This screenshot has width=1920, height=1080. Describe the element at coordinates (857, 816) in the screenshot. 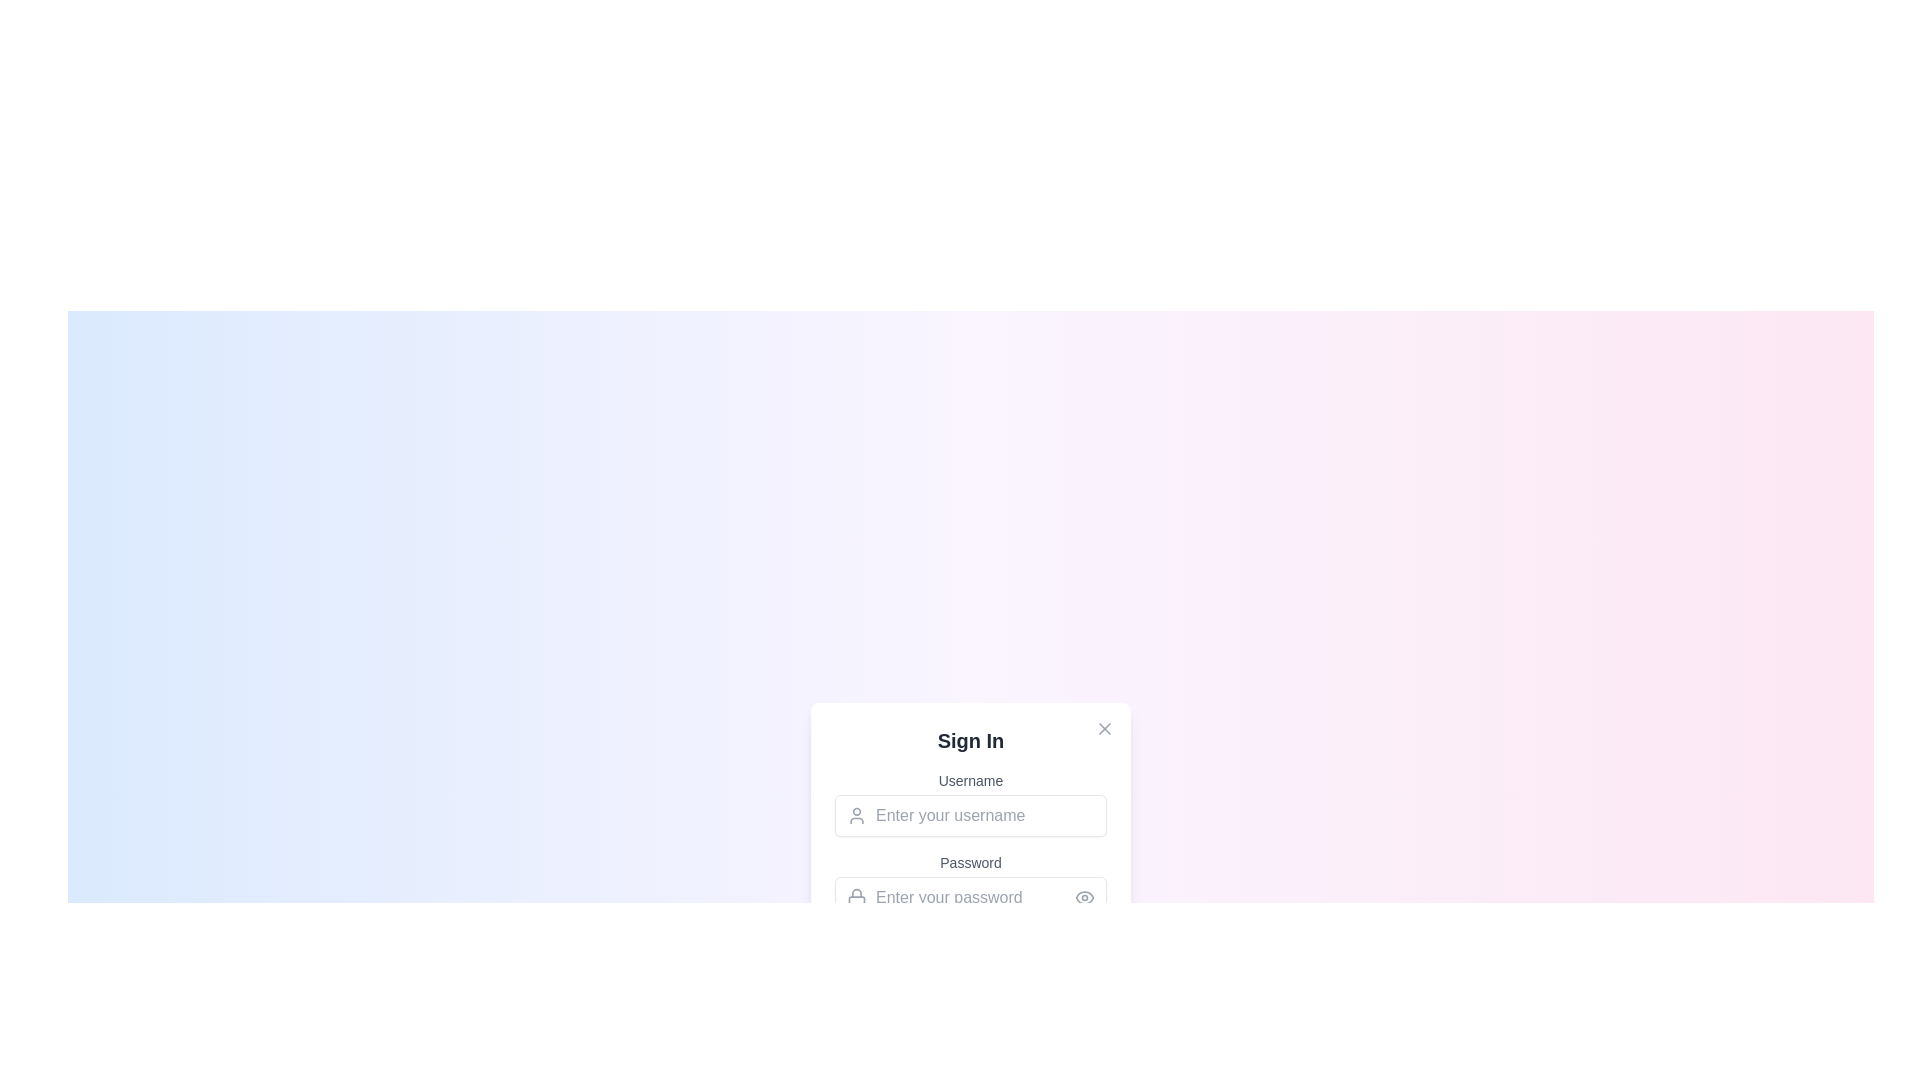

I see `the user profile icon, which is a gray circular icon with a minimalistic design located to the left of the username input field in the 'Sign In' form` at that location.